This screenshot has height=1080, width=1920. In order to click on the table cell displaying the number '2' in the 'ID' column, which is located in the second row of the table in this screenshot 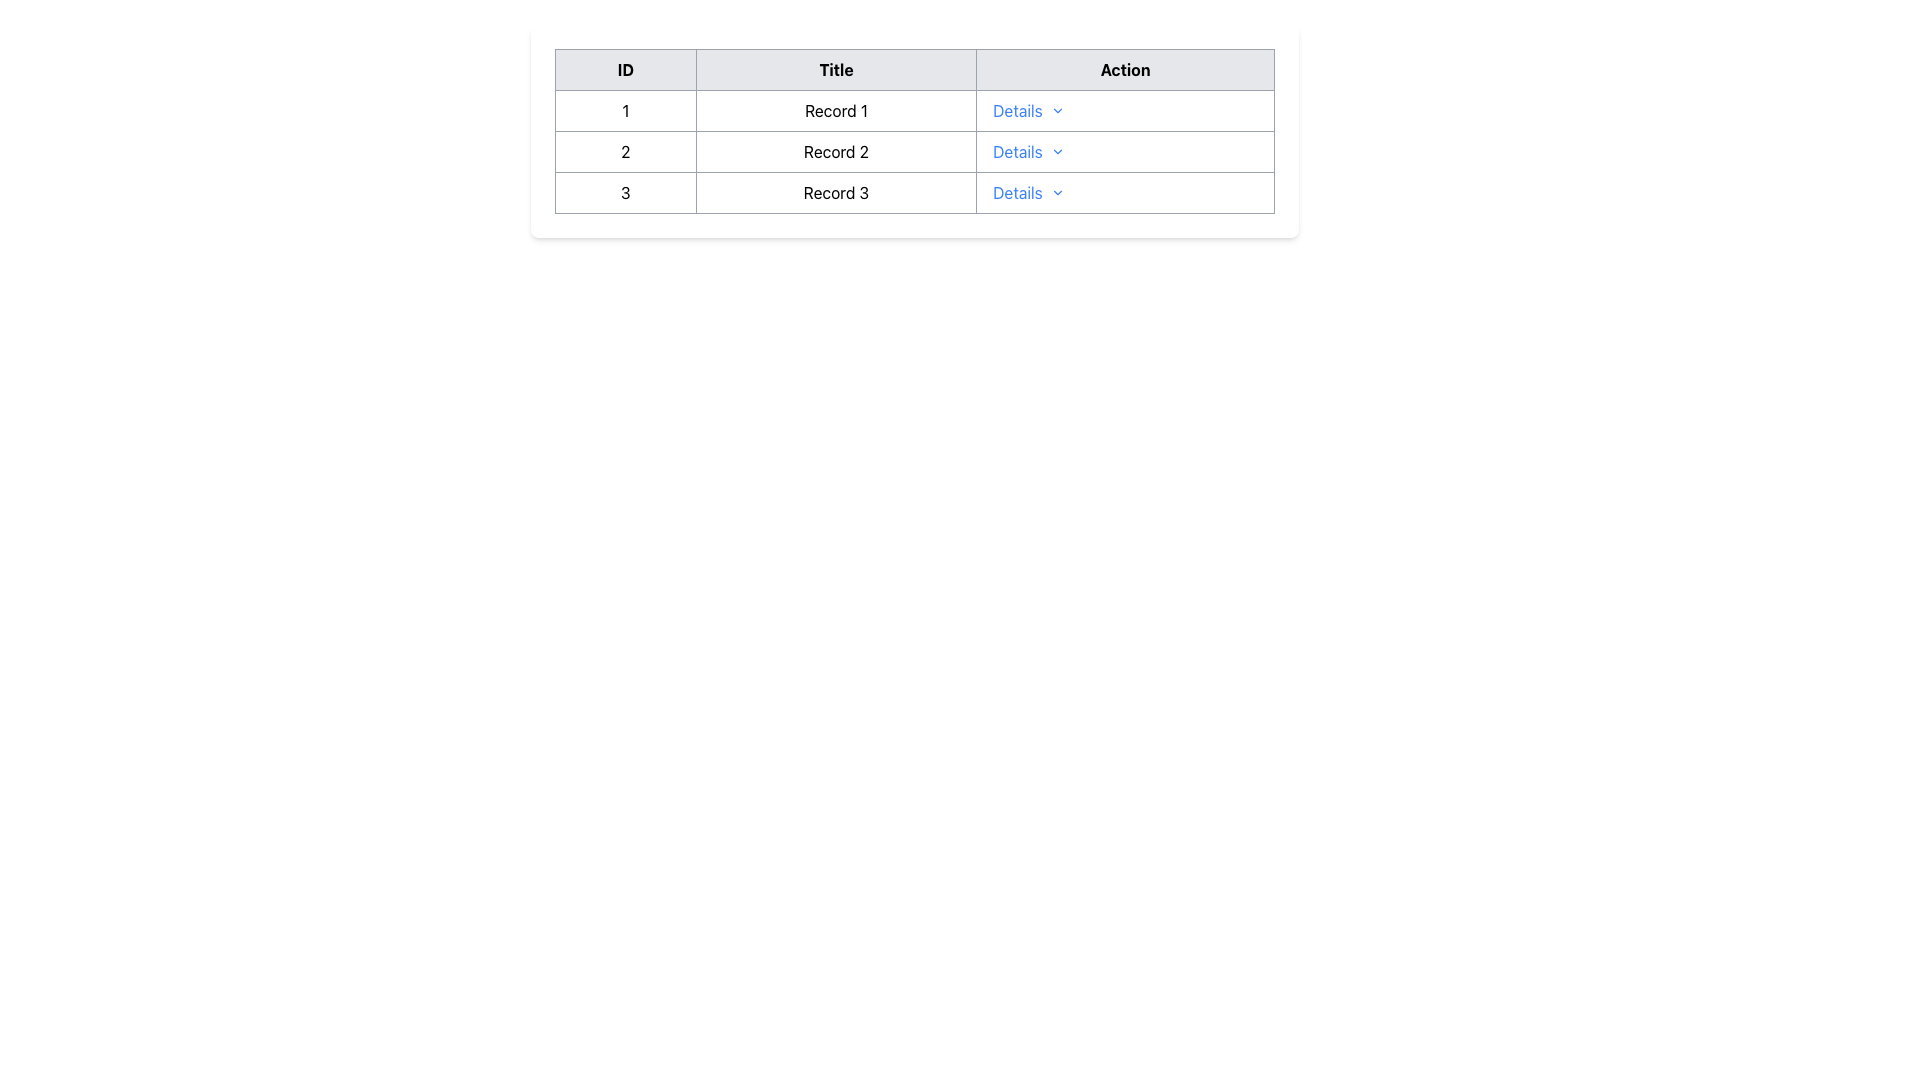, I will do `click(624, 150)`.